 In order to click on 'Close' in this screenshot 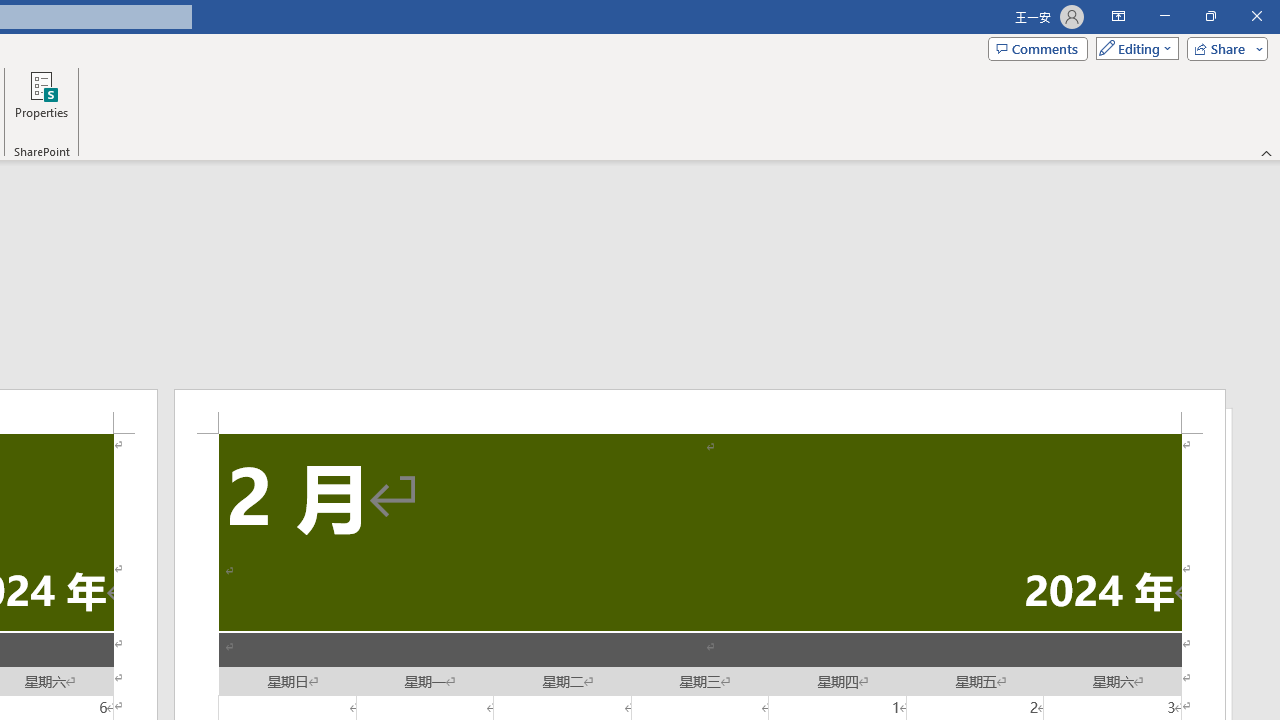, I will do `click(1255, 16)`.